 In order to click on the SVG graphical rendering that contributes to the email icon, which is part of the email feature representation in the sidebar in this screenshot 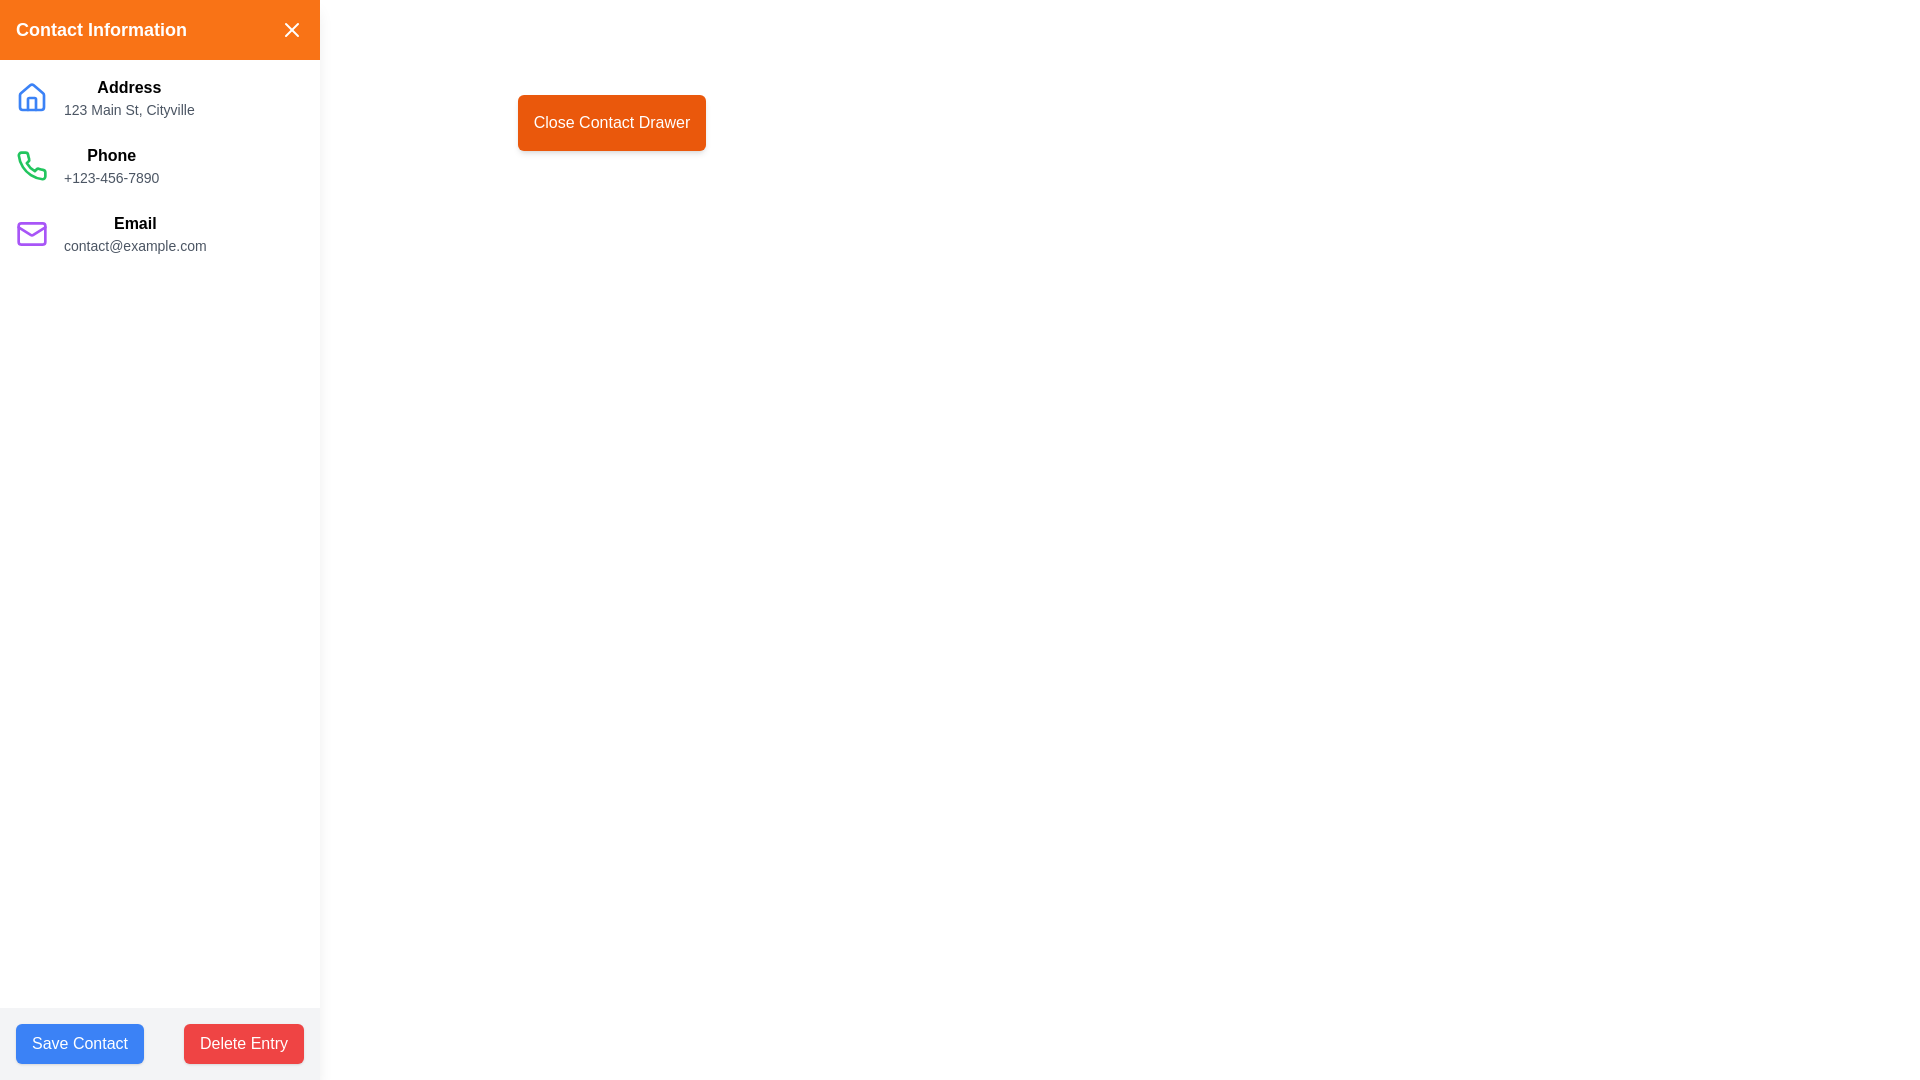, I will do `click(32, 233)`.